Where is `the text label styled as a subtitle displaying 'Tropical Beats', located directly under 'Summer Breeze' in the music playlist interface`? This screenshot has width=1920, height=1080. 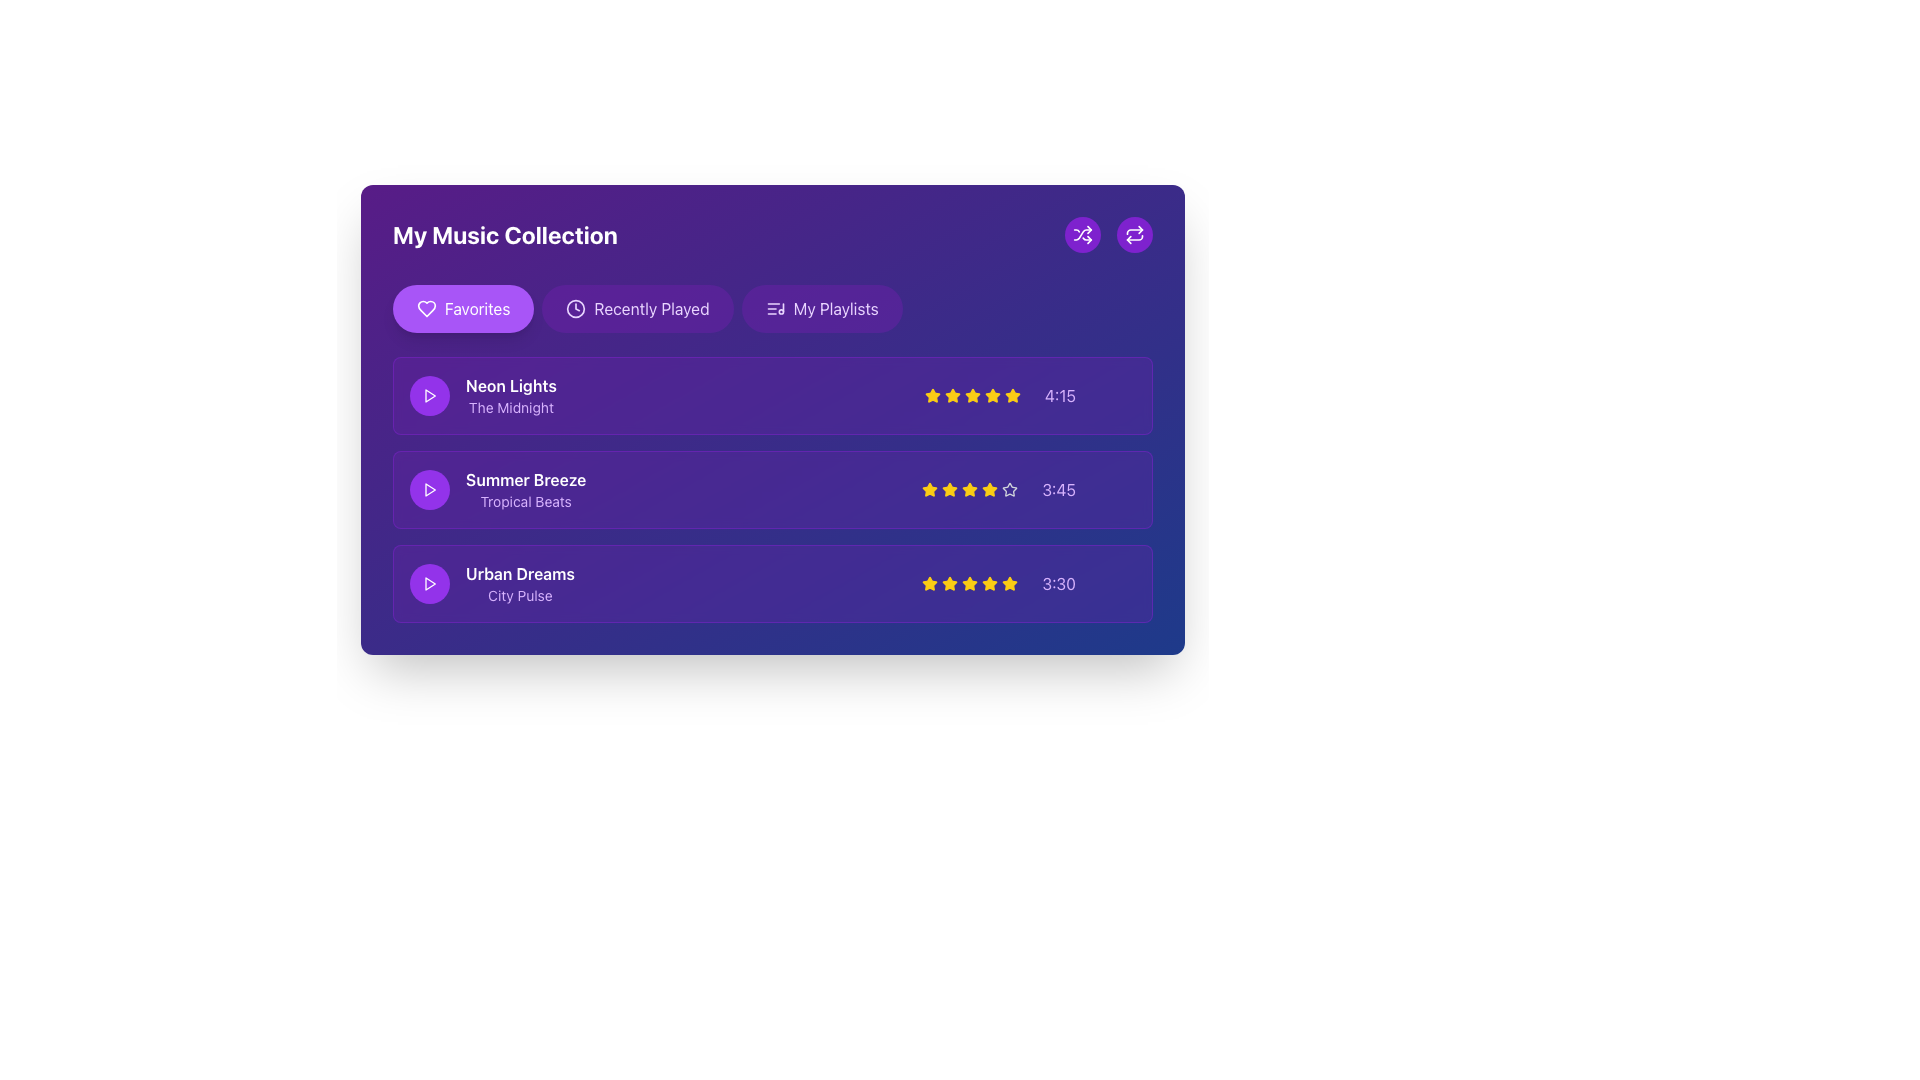 the text label styled as a subtitle displaying 'Tropical Beats', located directly under 'Summer Breeze' in the music playlist interface is located at coordinates (526, 500).